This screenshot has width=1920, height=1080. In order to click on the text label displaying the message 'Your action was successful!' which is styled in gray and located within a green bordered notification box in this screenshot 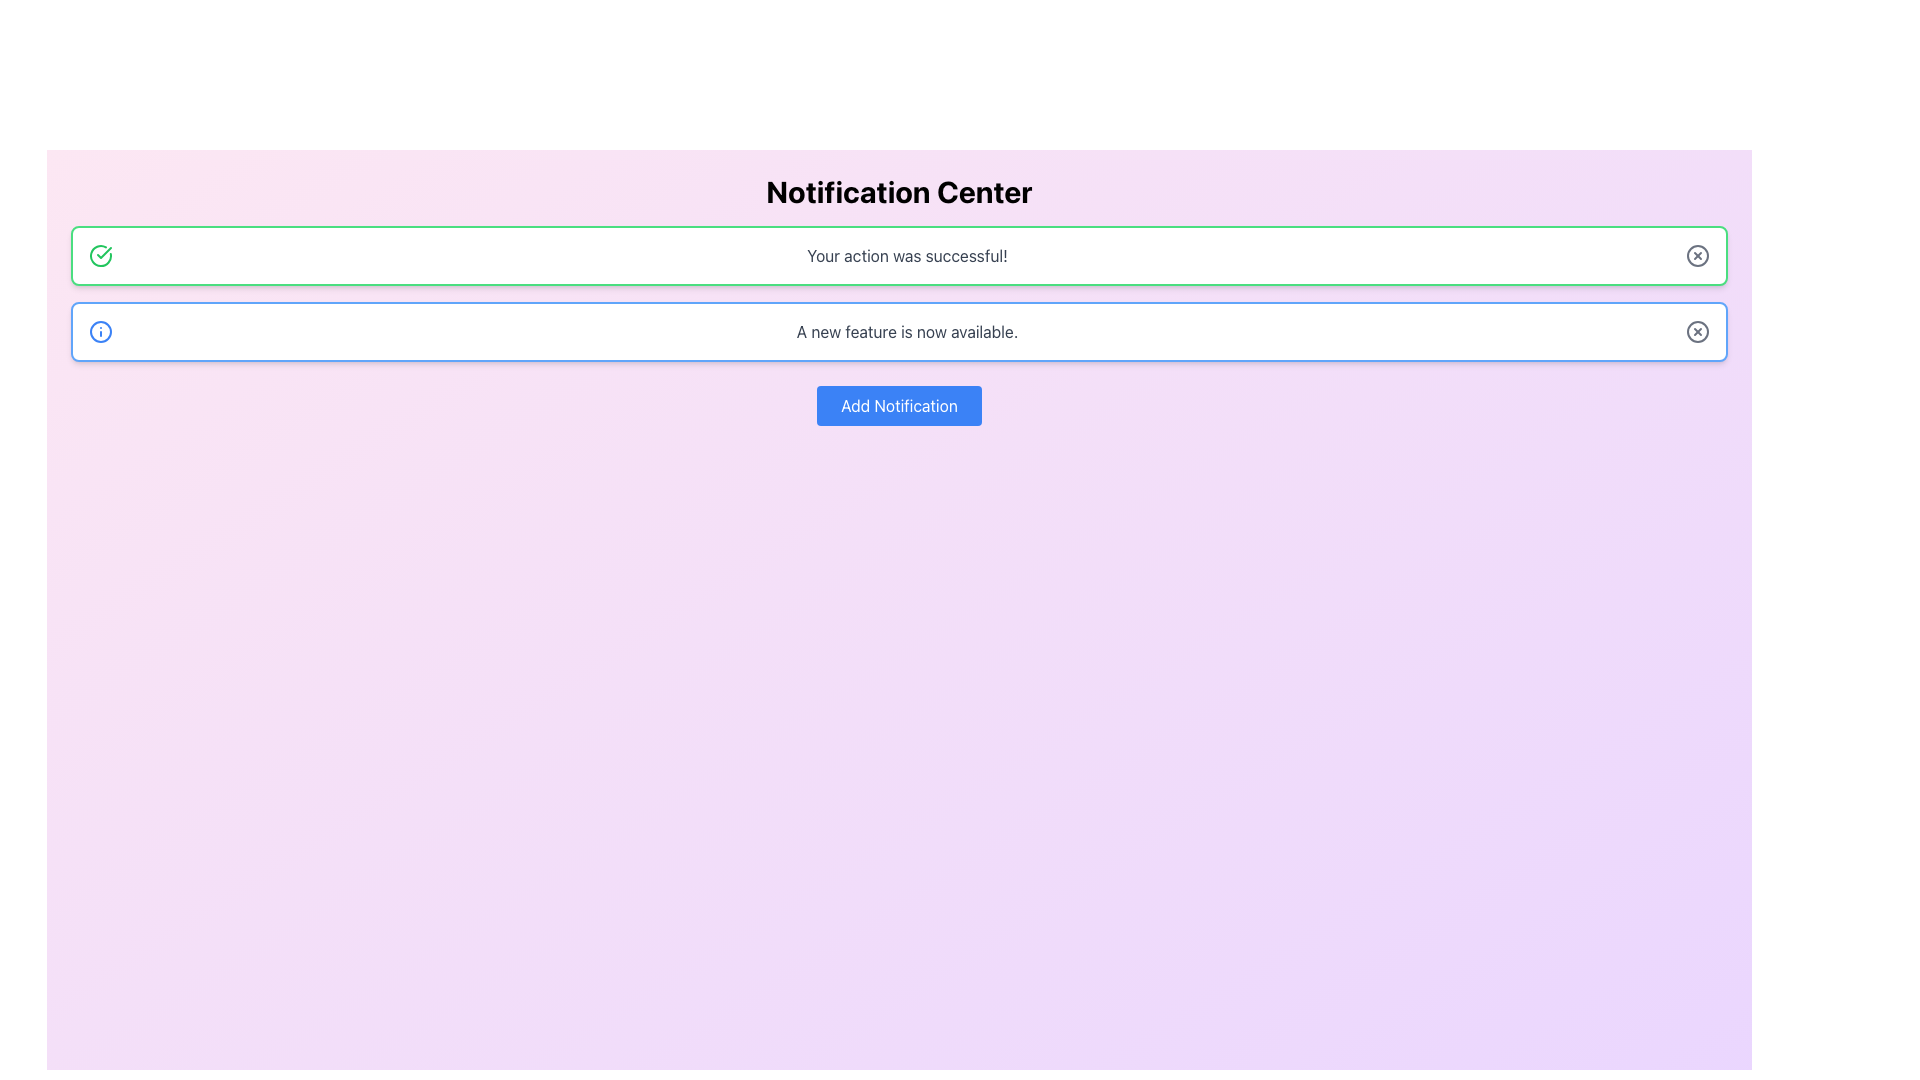, I will do `click(906, 254)`.